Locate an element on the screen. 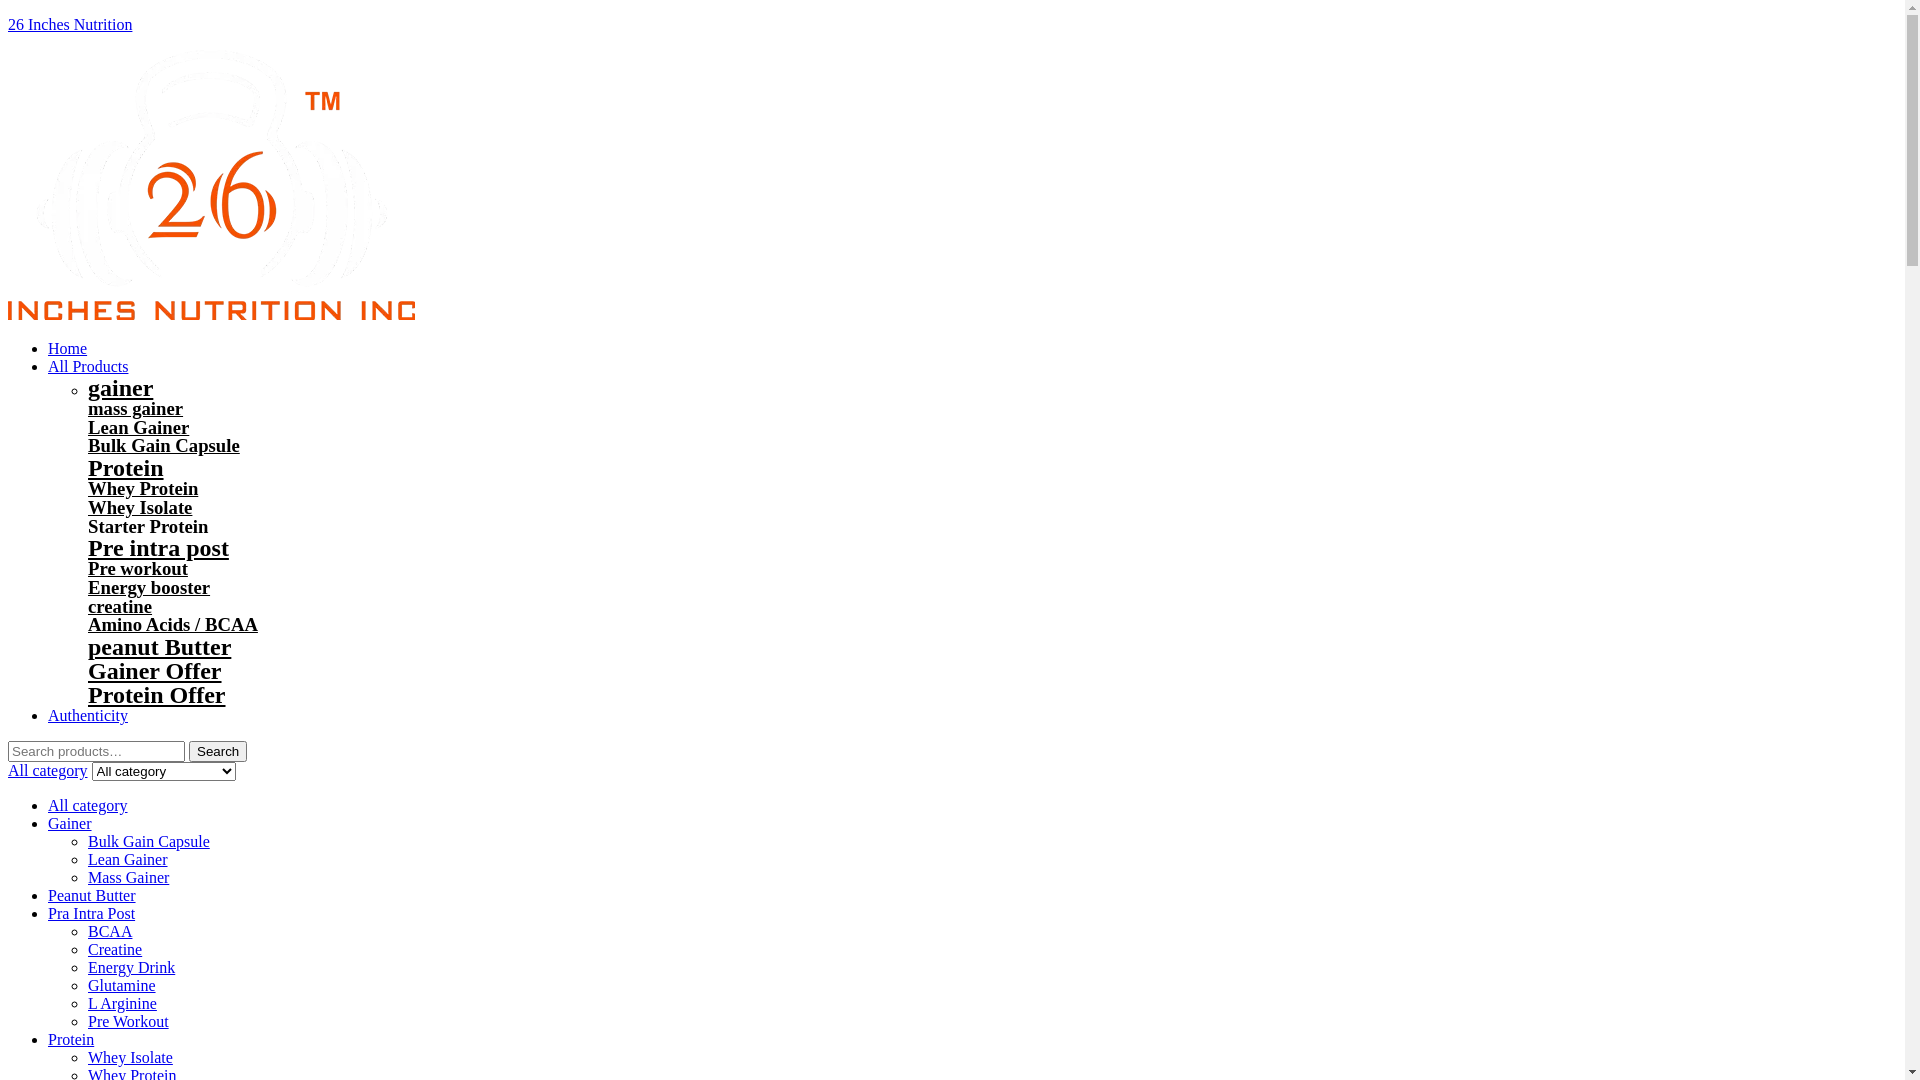 Image resolution: width=1920 pixels, height=1080 pixels. 'Authenticity' is located at coordinates (86, 714).